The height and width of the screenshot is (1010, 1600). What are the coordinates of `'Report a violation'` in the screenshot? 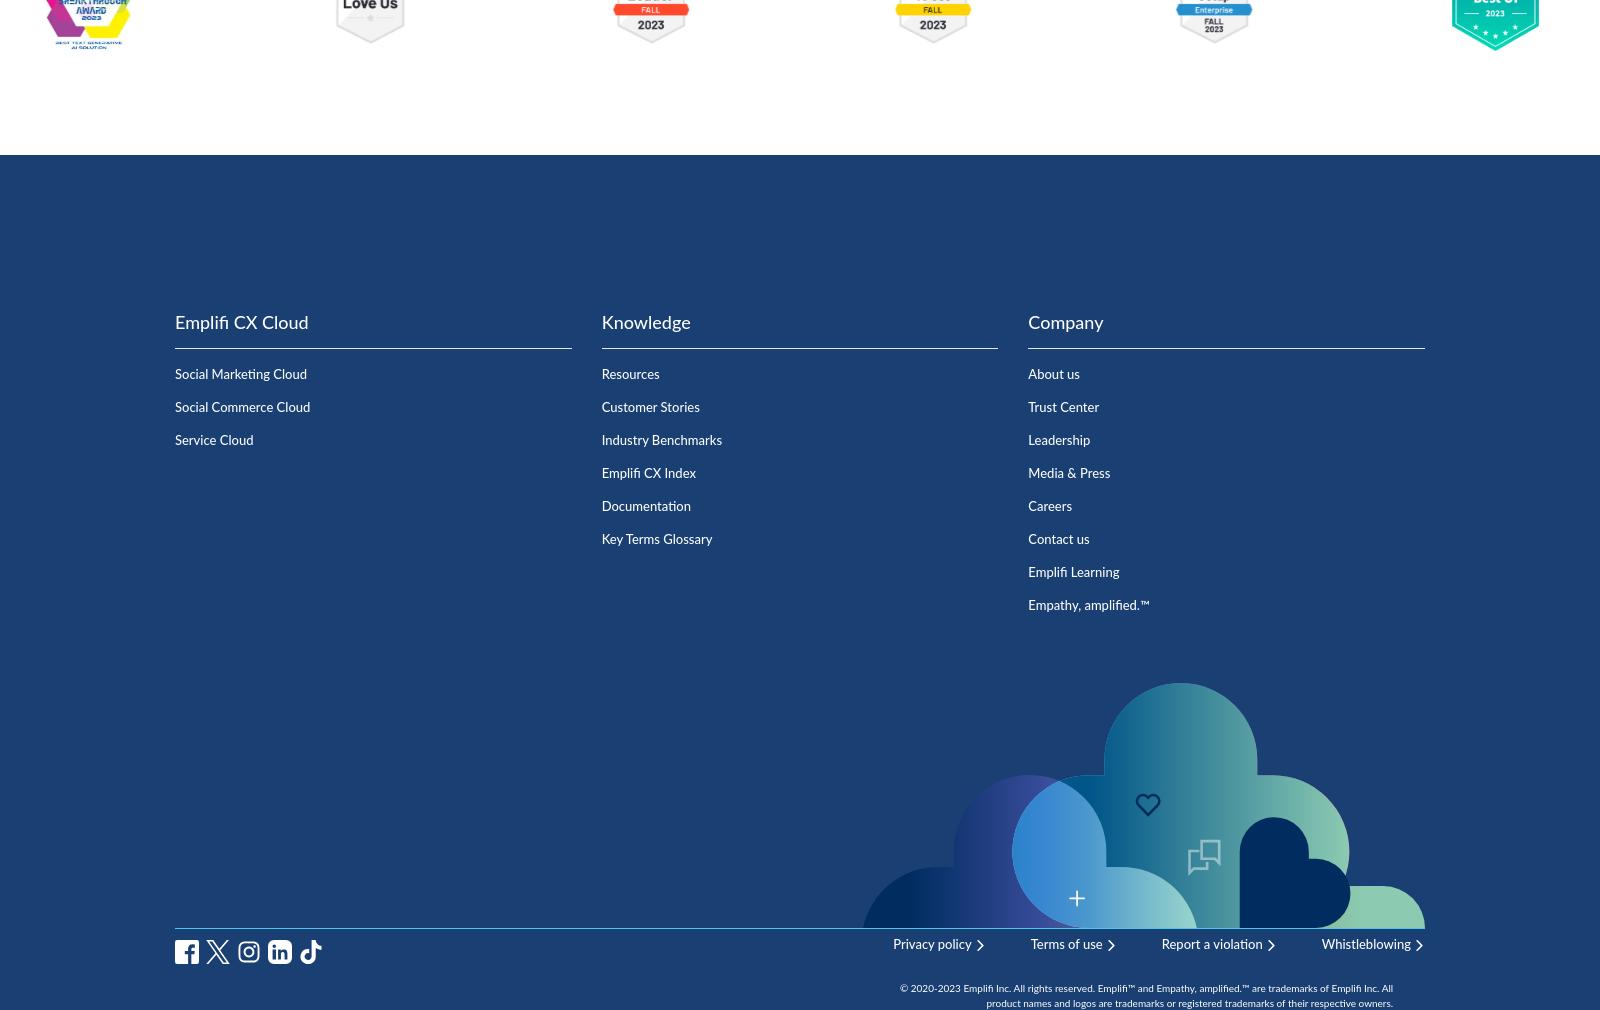 It's located at (1210, 944).